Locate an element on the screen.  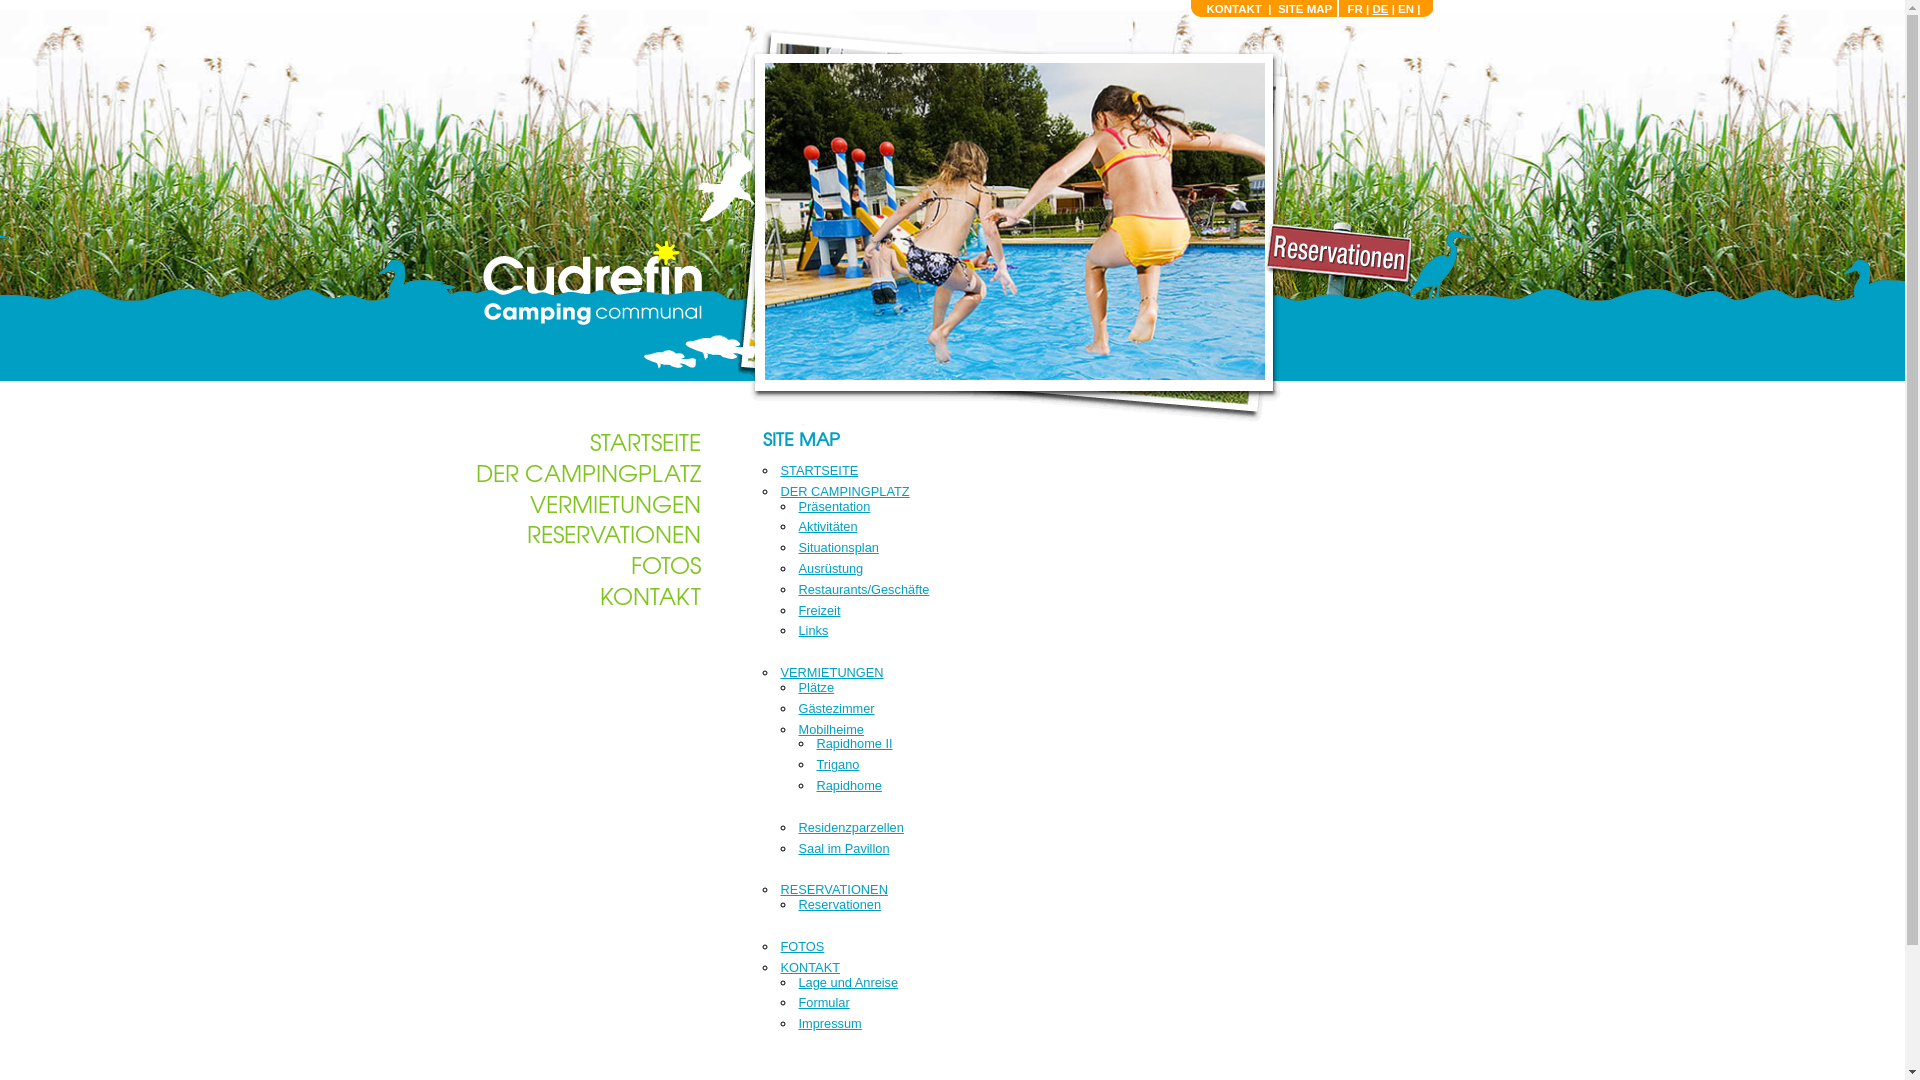
'RESERVATIONEN' is located at coordinates (833, 888).